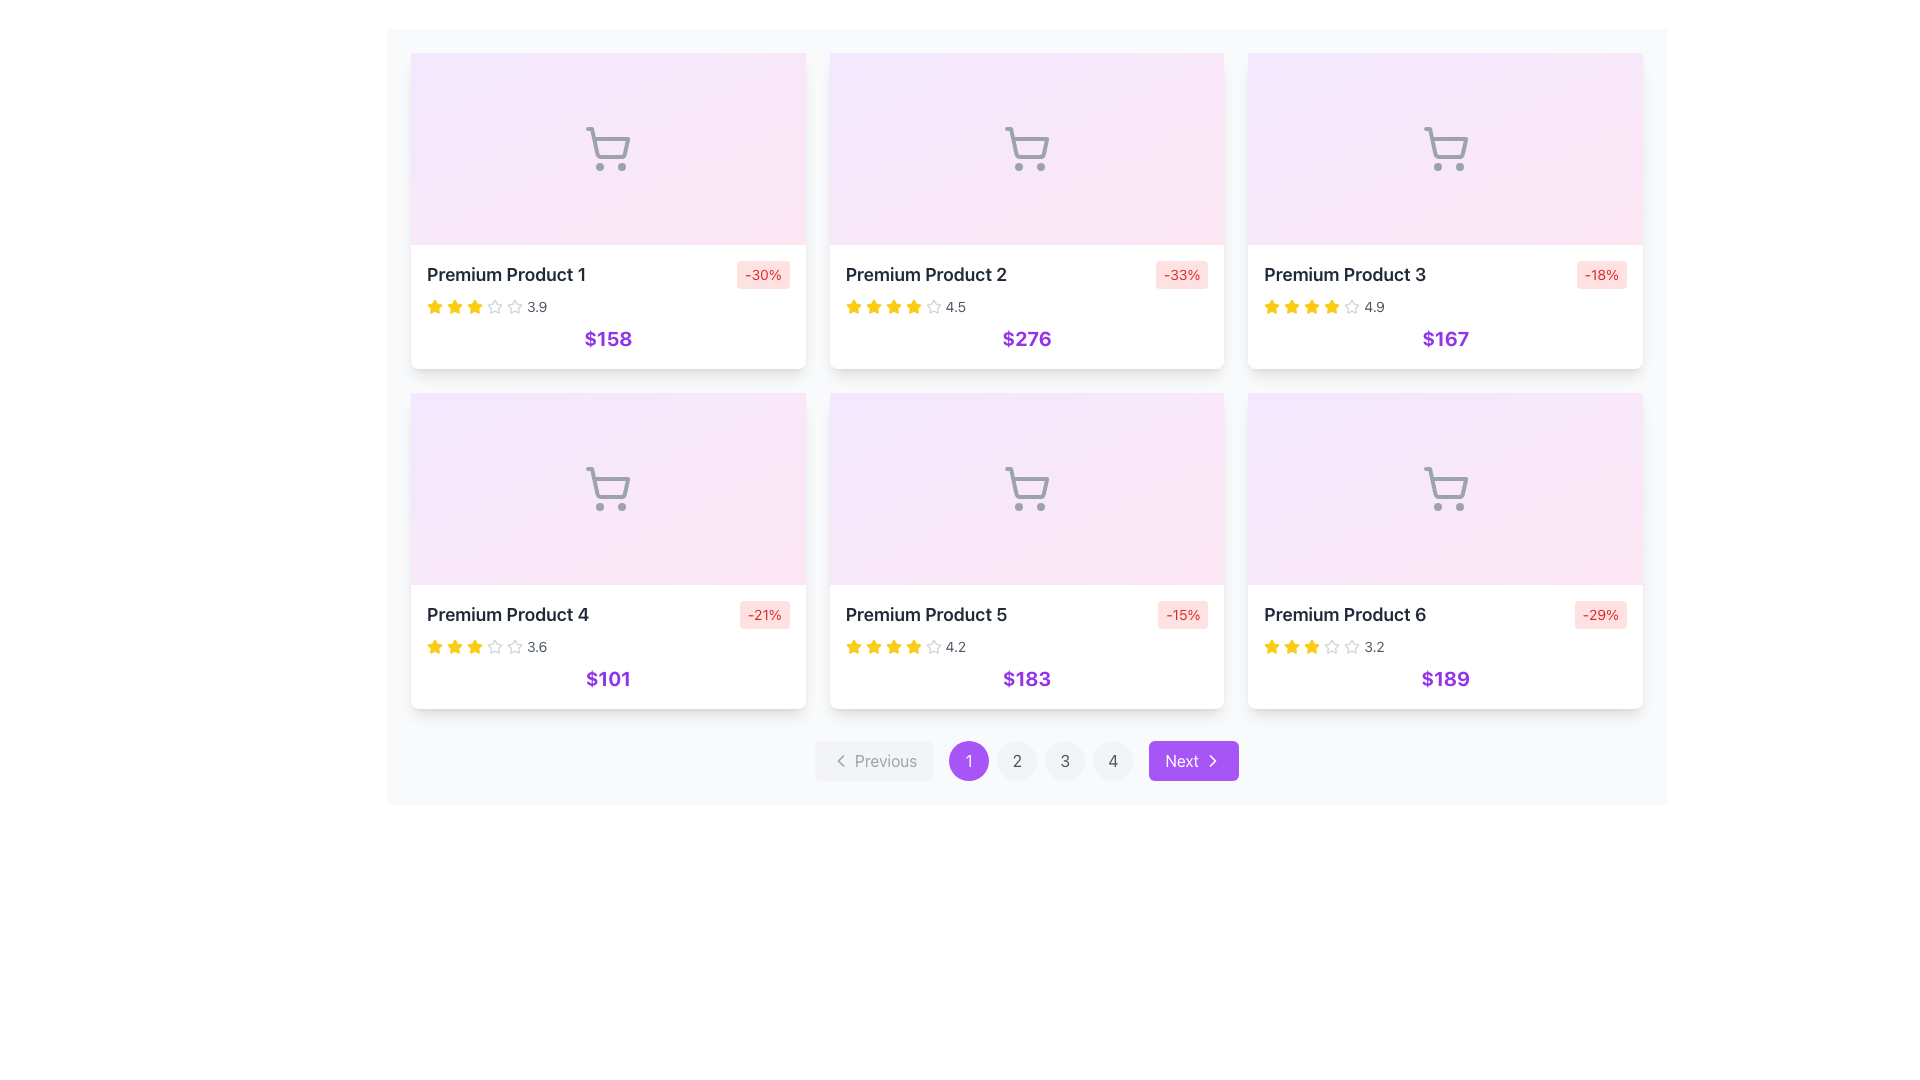  What do you see at coordinates (1271, 307) in the screenshot?
I see `the first star icon representing the rating for the 'Premium Product 3' card, which is located in the second row and second column of the product grid, to the left of the text '4.9'` at bounding box center [1271, 307].